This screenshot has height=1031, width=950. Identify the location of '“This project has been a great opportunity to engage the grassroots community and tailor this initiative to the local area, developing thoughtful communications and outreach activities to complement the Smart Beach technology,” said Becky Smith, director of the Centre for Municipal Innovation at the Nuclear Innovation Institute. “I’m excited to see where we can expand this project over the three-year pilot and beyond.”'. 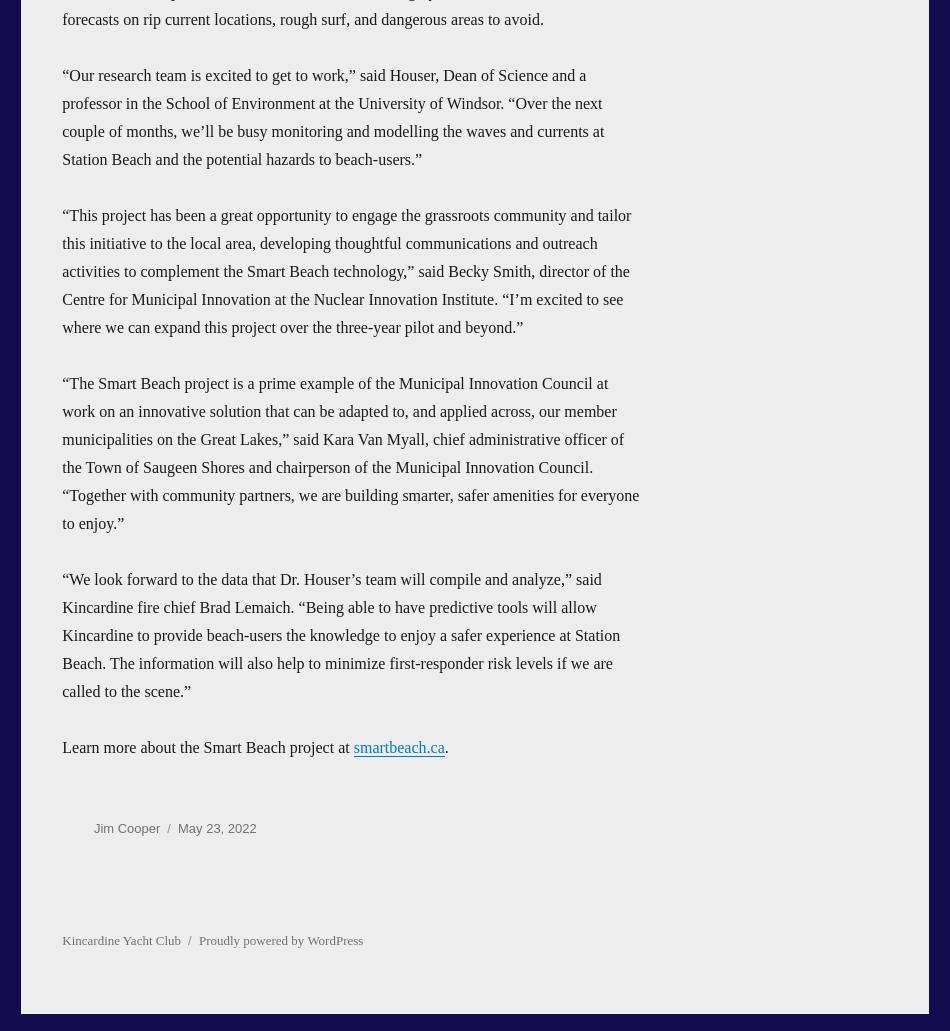
(345, 270).